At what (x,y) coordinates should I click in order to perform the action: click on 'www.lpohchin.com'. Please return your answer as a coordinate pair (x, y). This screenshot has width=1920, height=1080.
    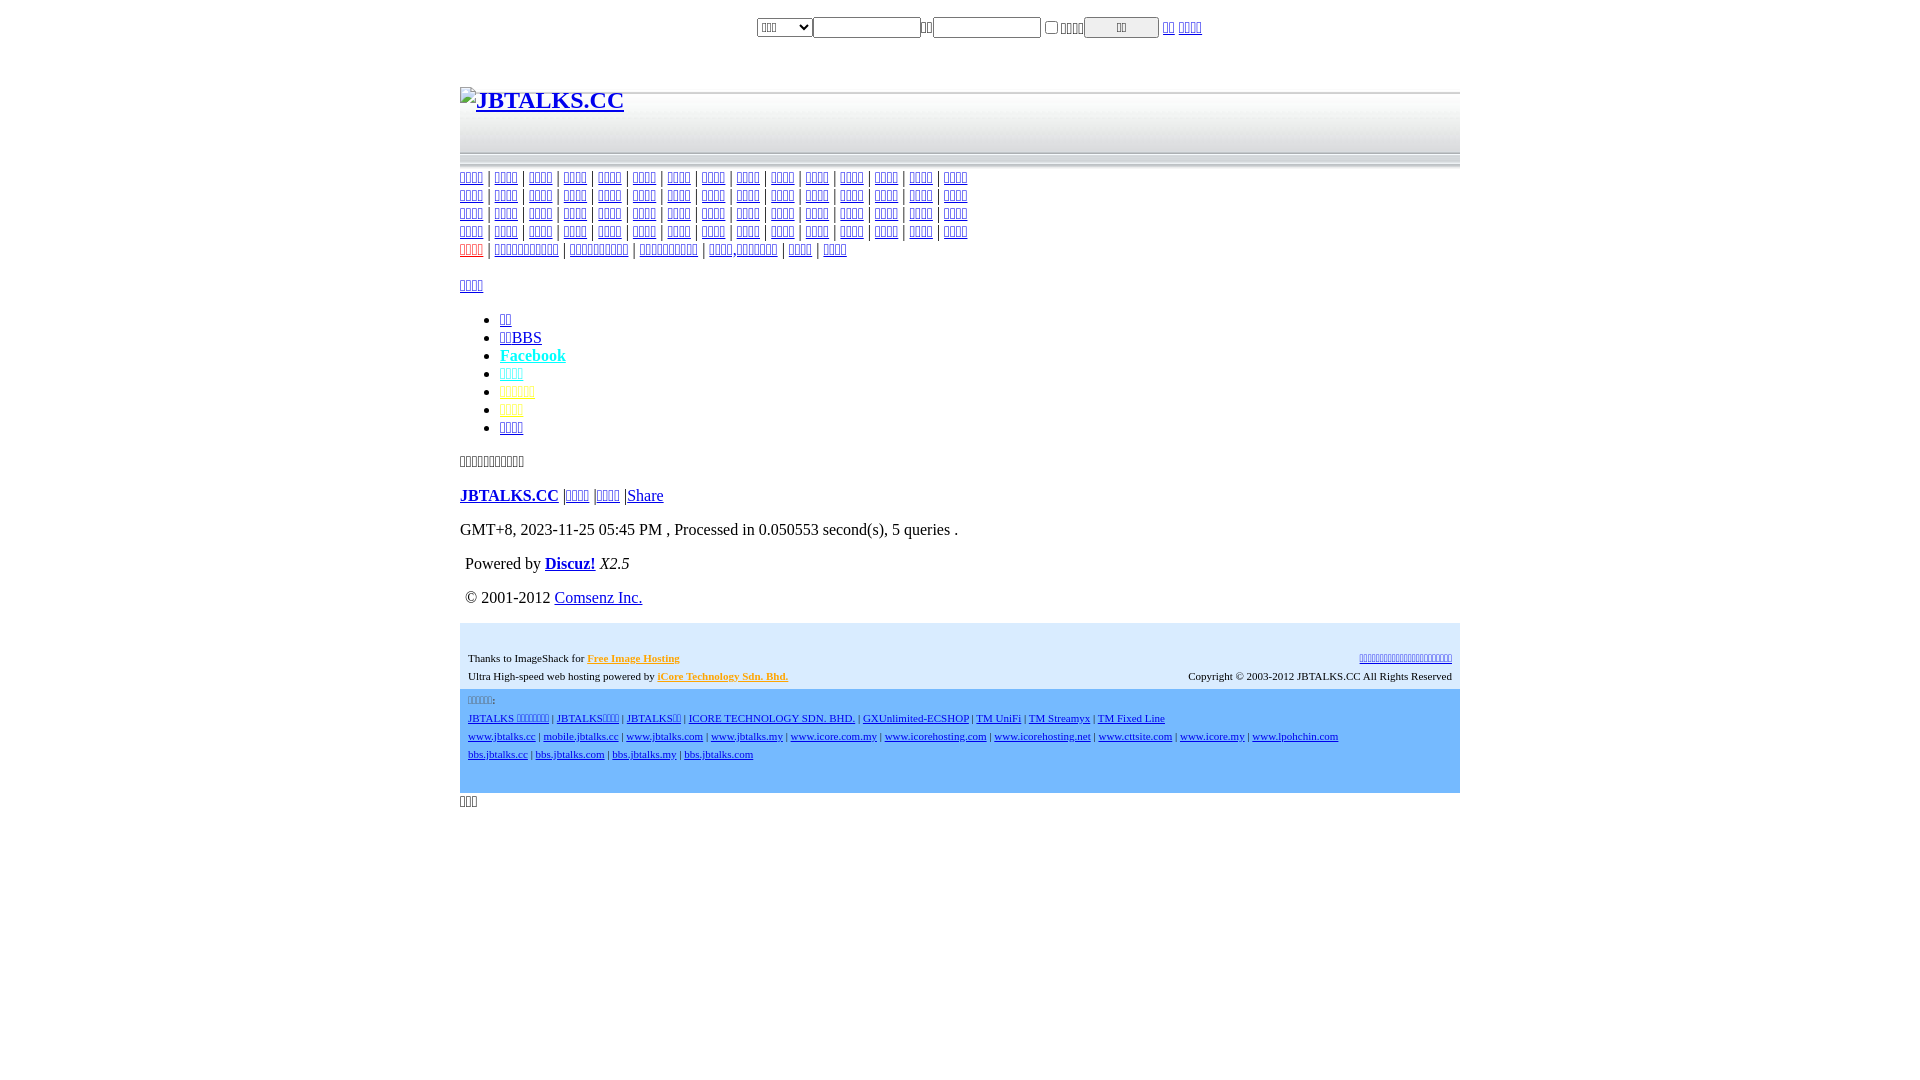
    Looking at the image, I should click on (1295, 736).